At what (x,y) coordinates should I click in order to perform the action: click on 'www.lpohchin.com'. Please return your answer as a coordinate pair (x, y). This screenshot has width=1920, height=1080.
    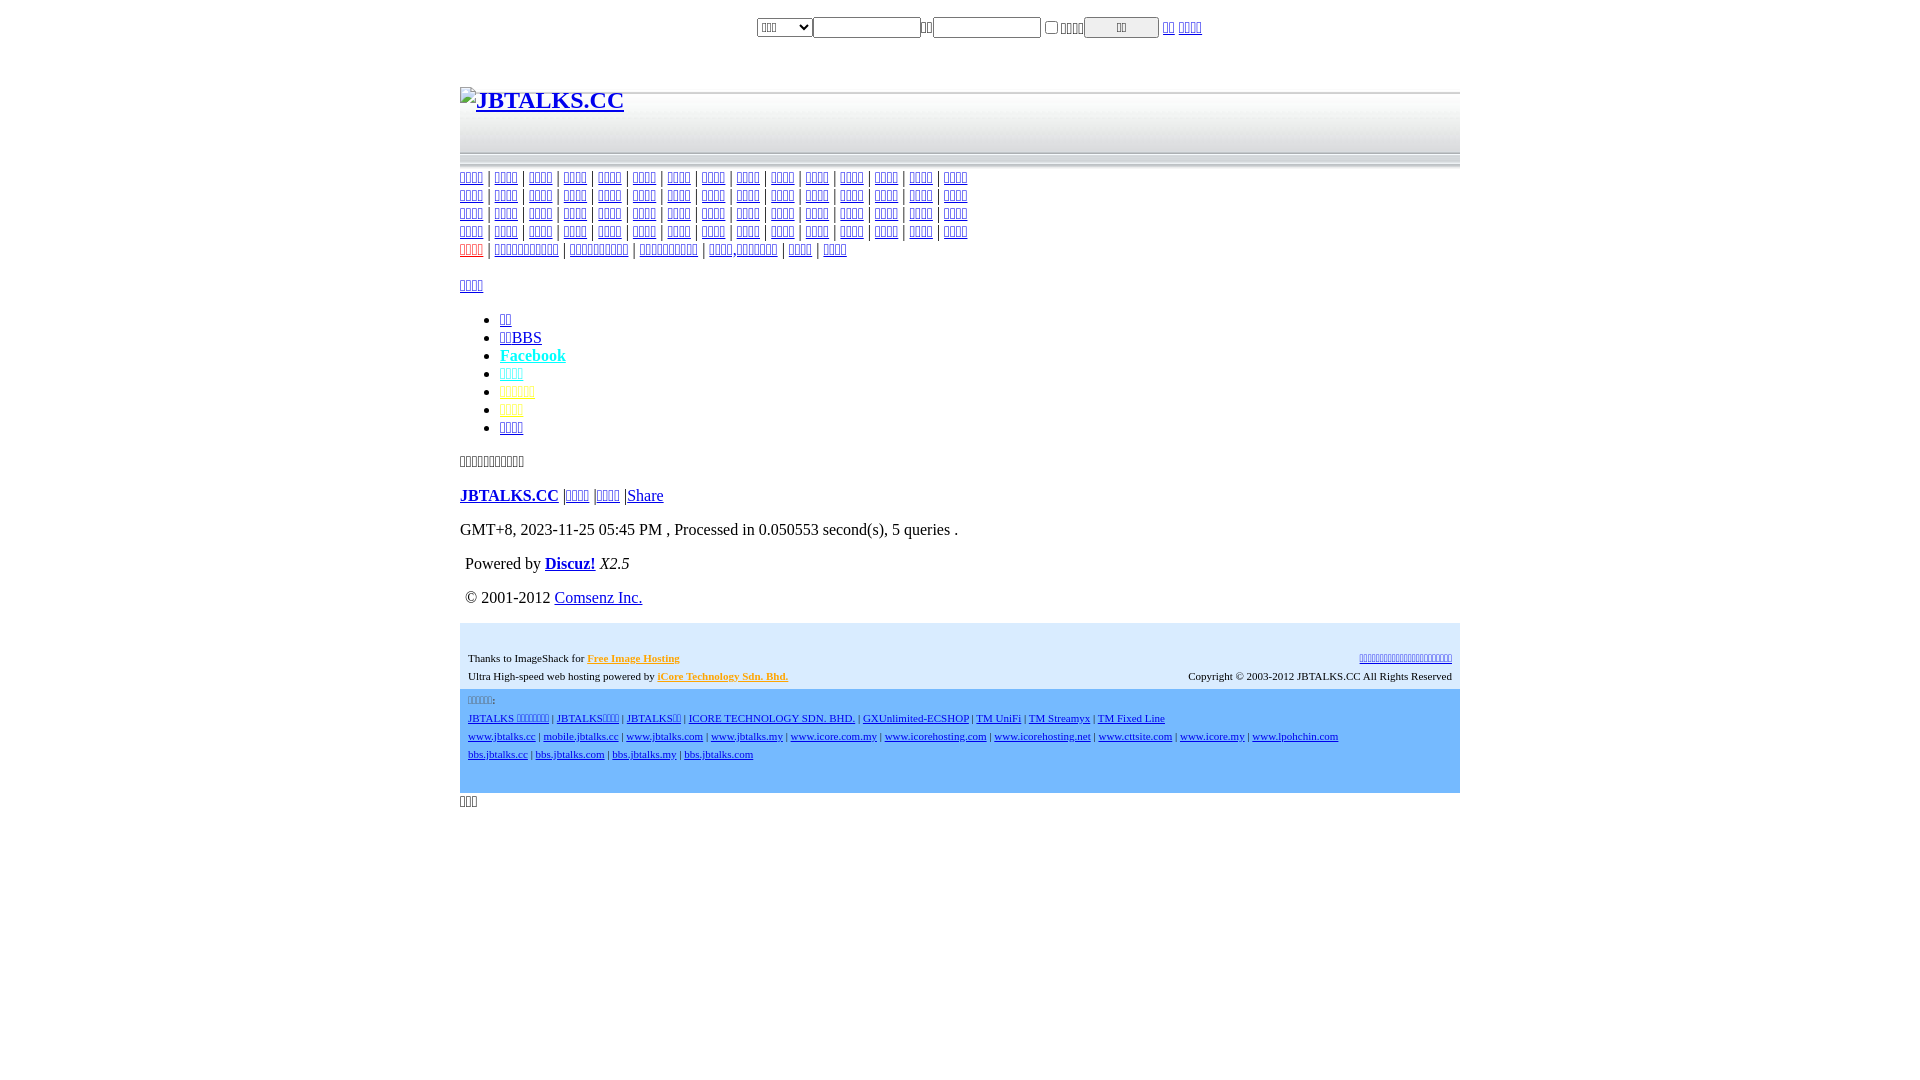
    Looking at the image, I should click on (1295, 736).